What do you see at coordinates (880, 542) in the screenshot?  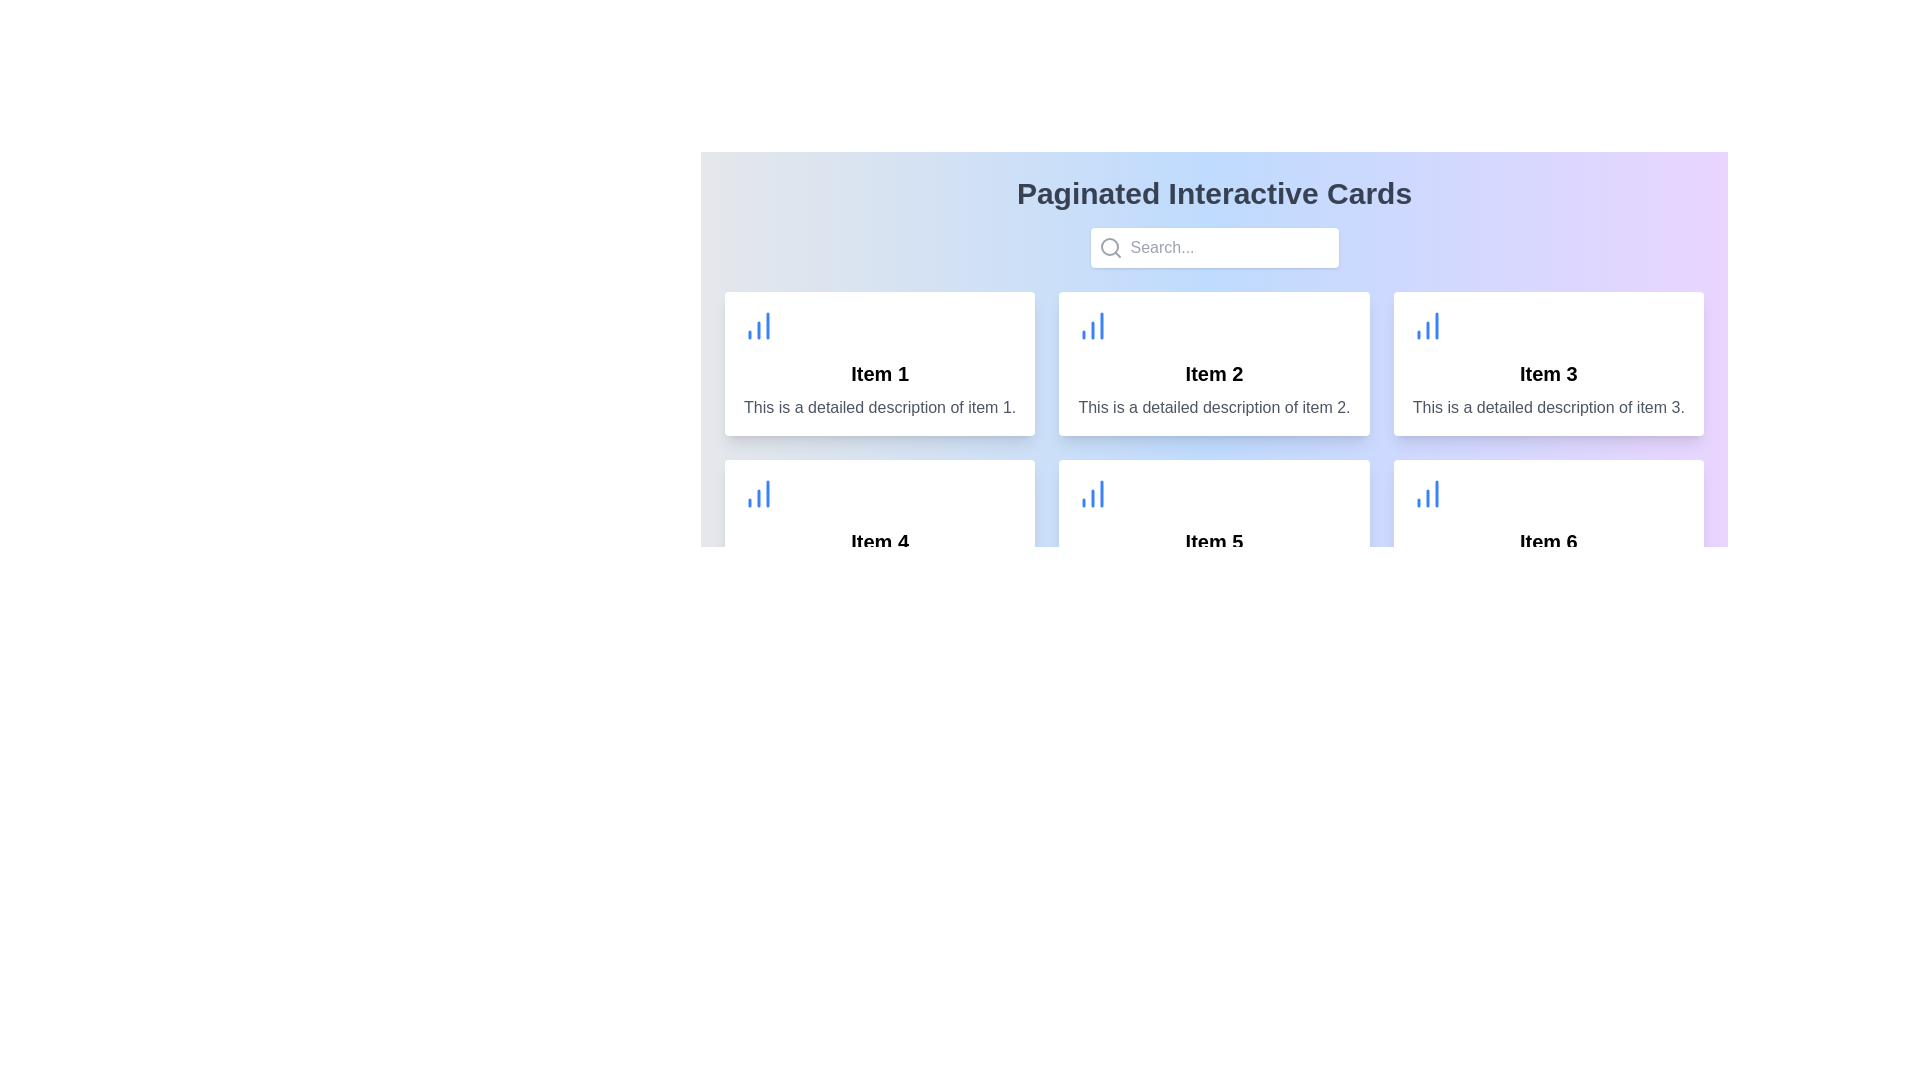 I see `the bold text label reading 'Item 4' located in the center of a white card with rounded edges and a light shadow, positioned in the fourth card of a grid layout, second row, first column` at bounding box center [880, 542].